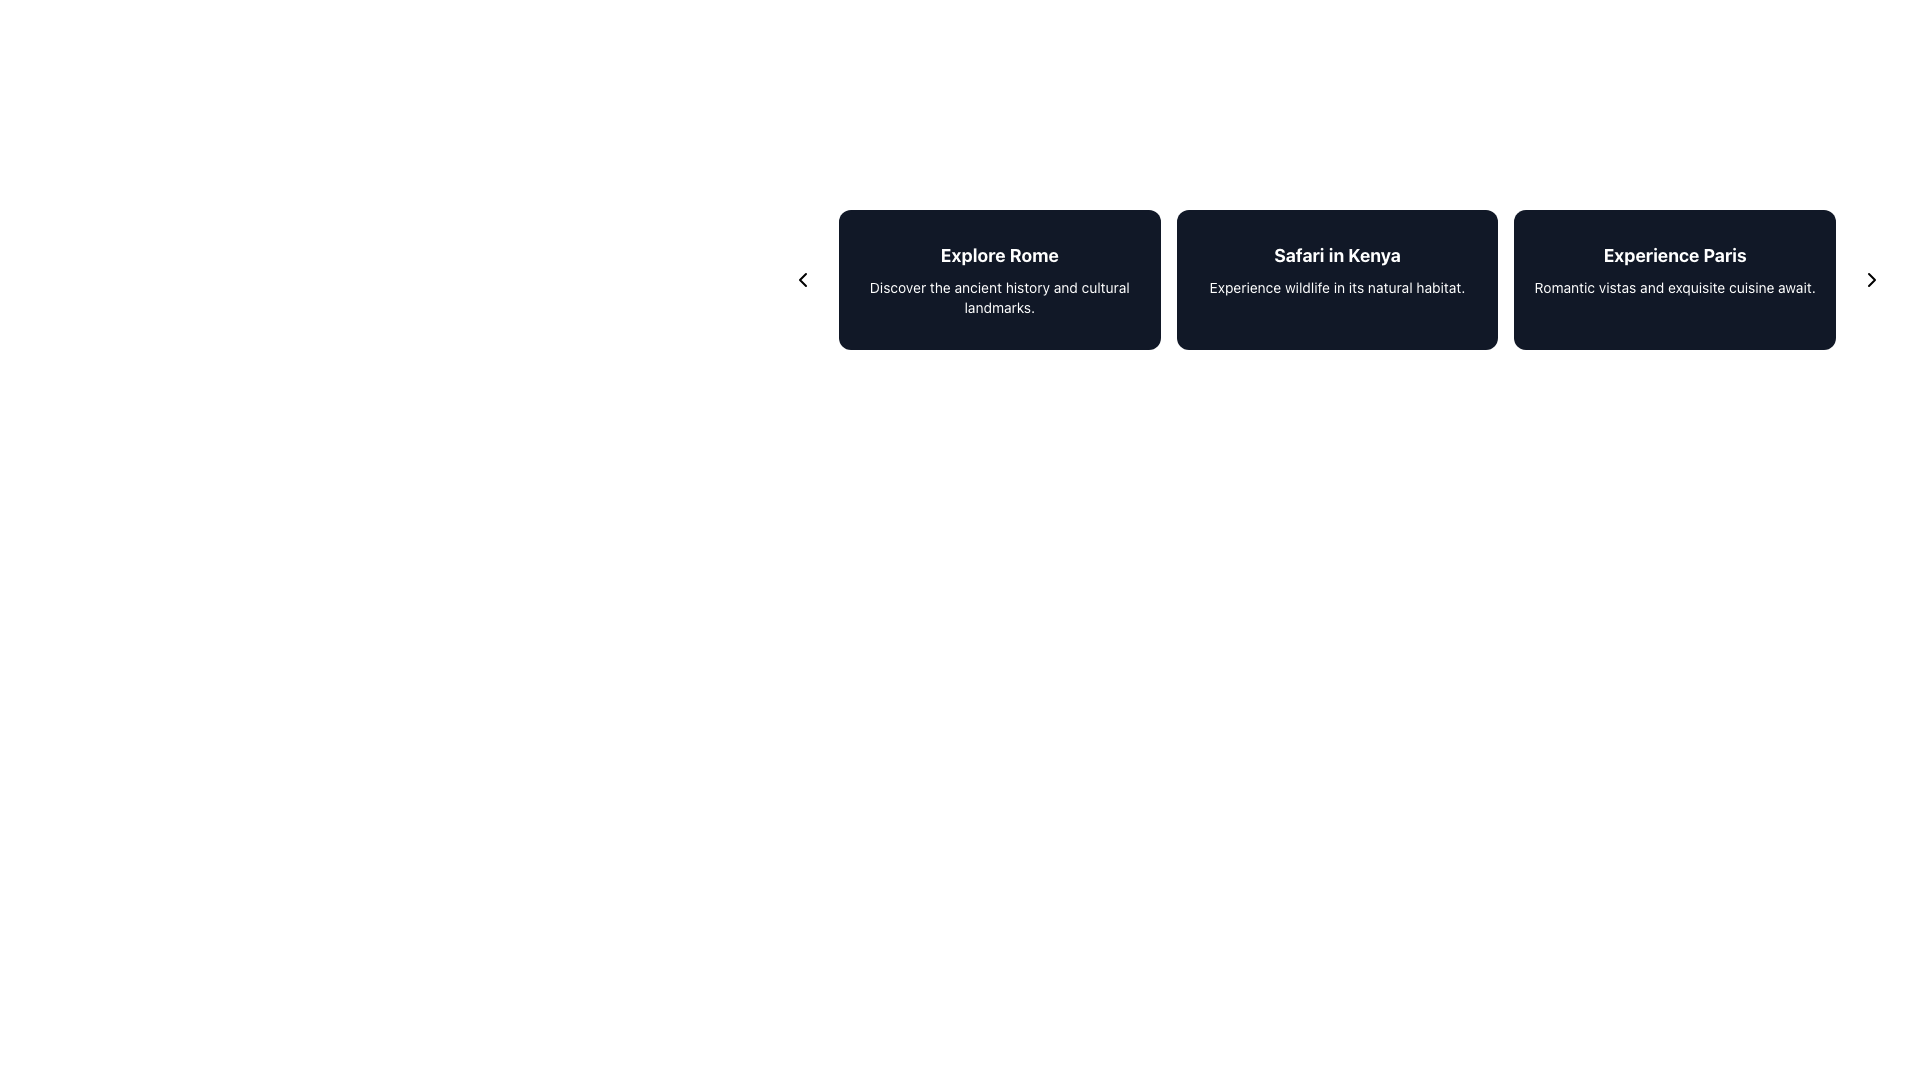  I want to click on text label that displays 'Experience Paris', which is styled as large and bold, located at the top center of the third card in a horizontal series of three cards, so click(1675, 254).